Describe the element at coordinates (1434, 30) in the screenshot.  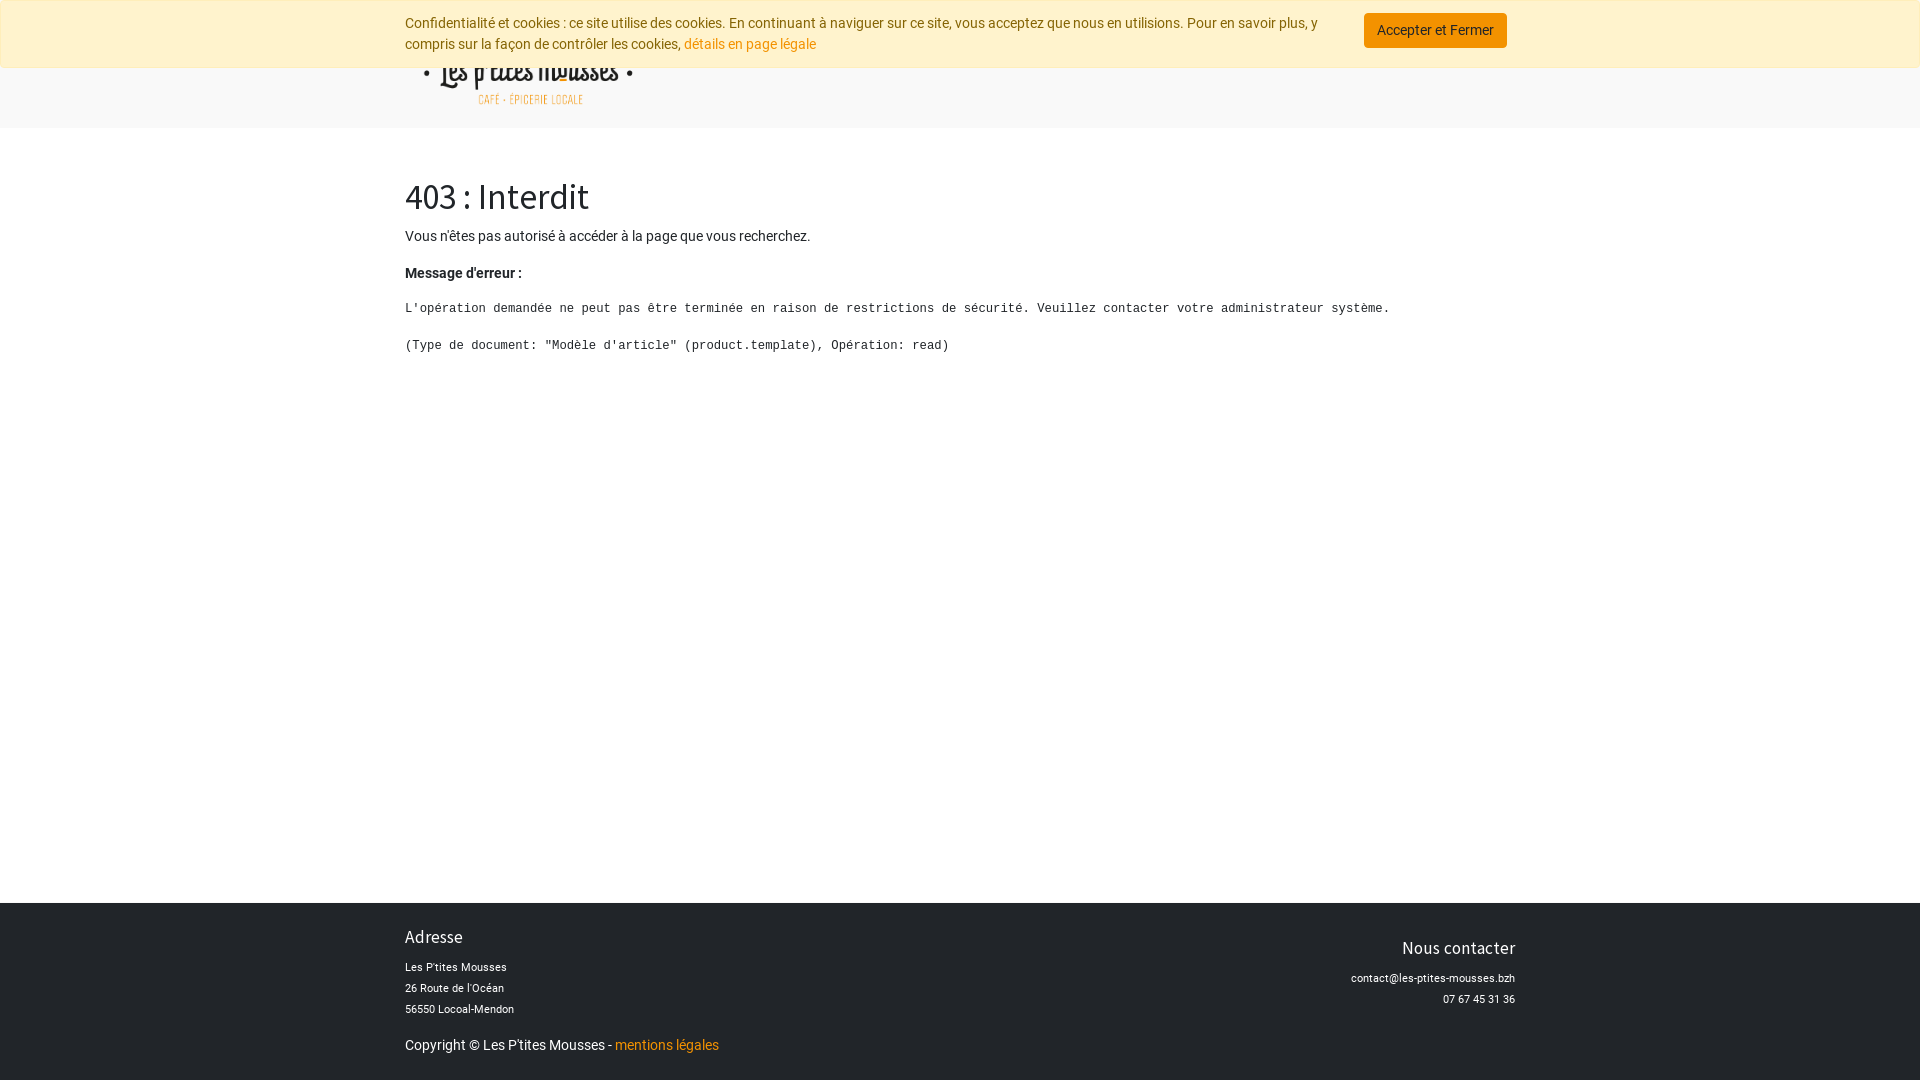
I see `'Accepter et Fermer'` at that location.